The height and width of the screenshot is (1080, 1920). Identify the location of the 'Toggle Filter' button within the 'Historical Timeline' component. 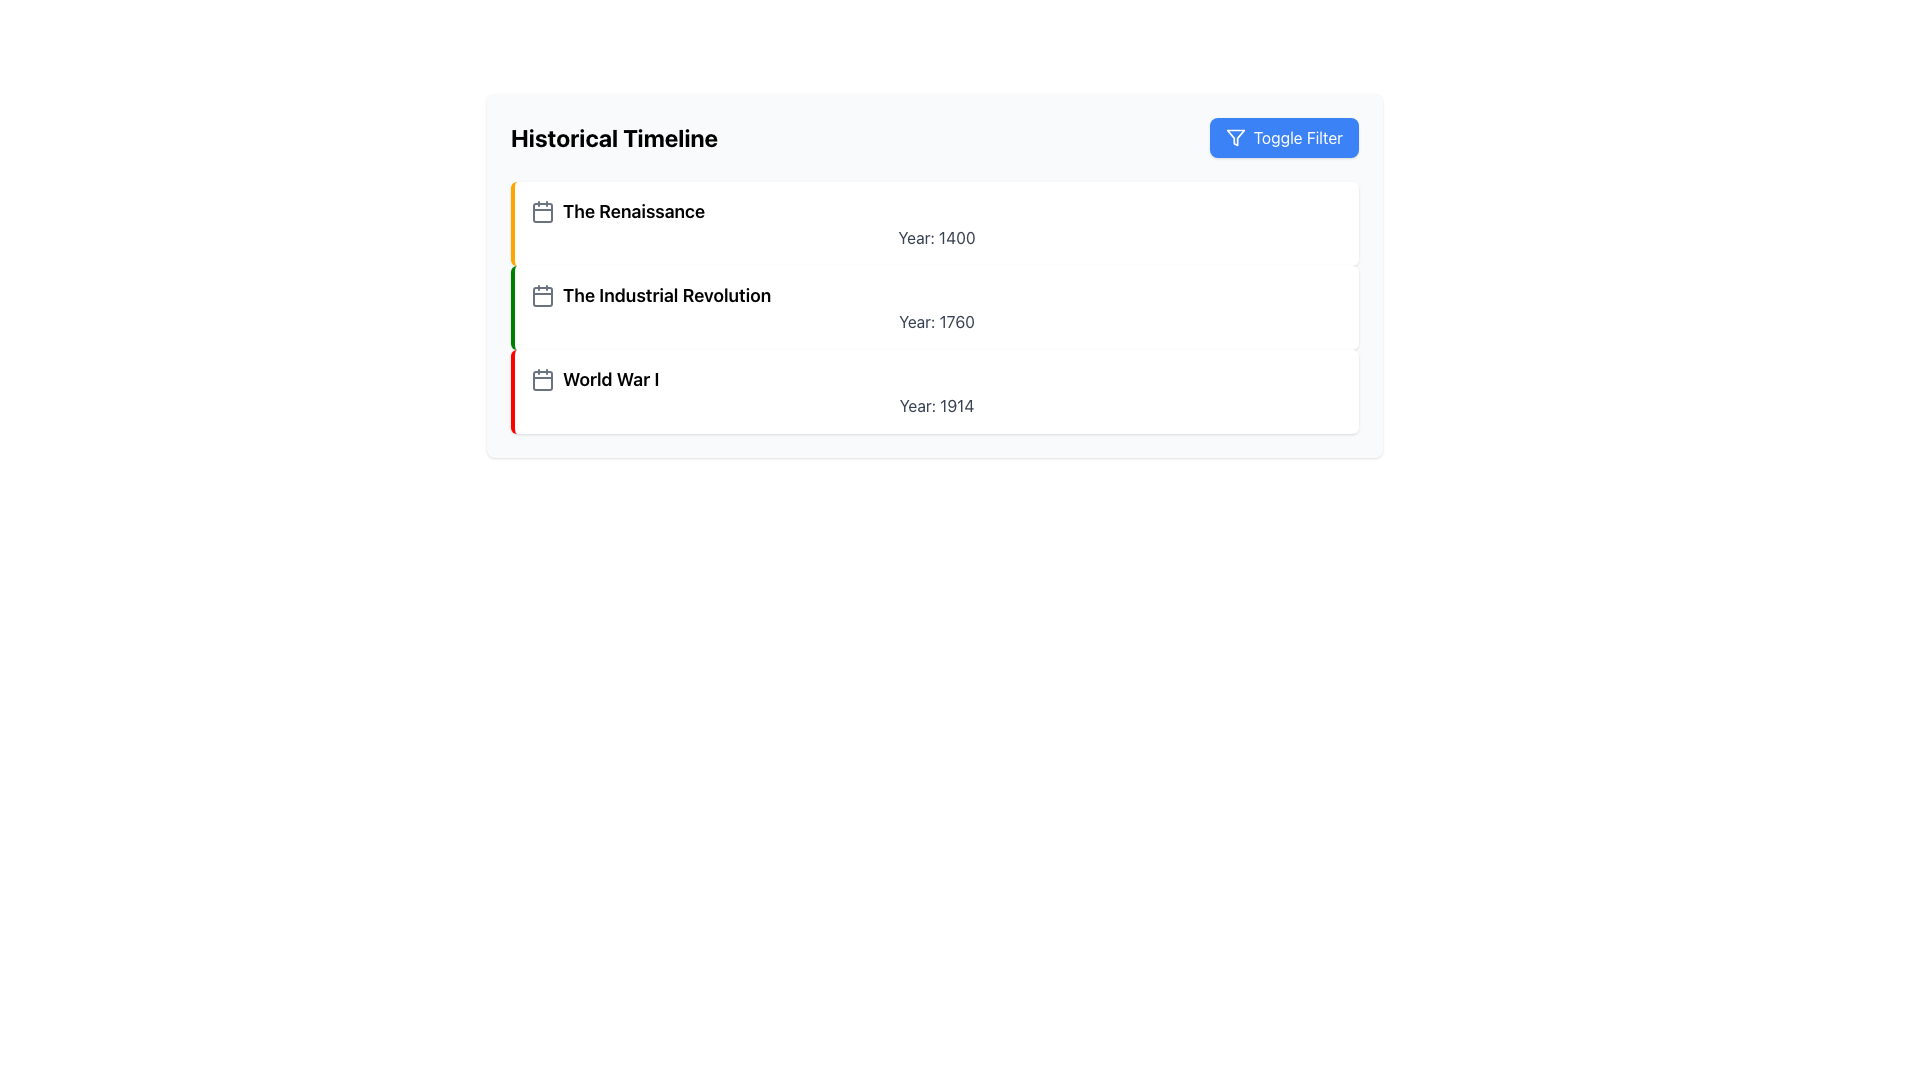
(934, 137).